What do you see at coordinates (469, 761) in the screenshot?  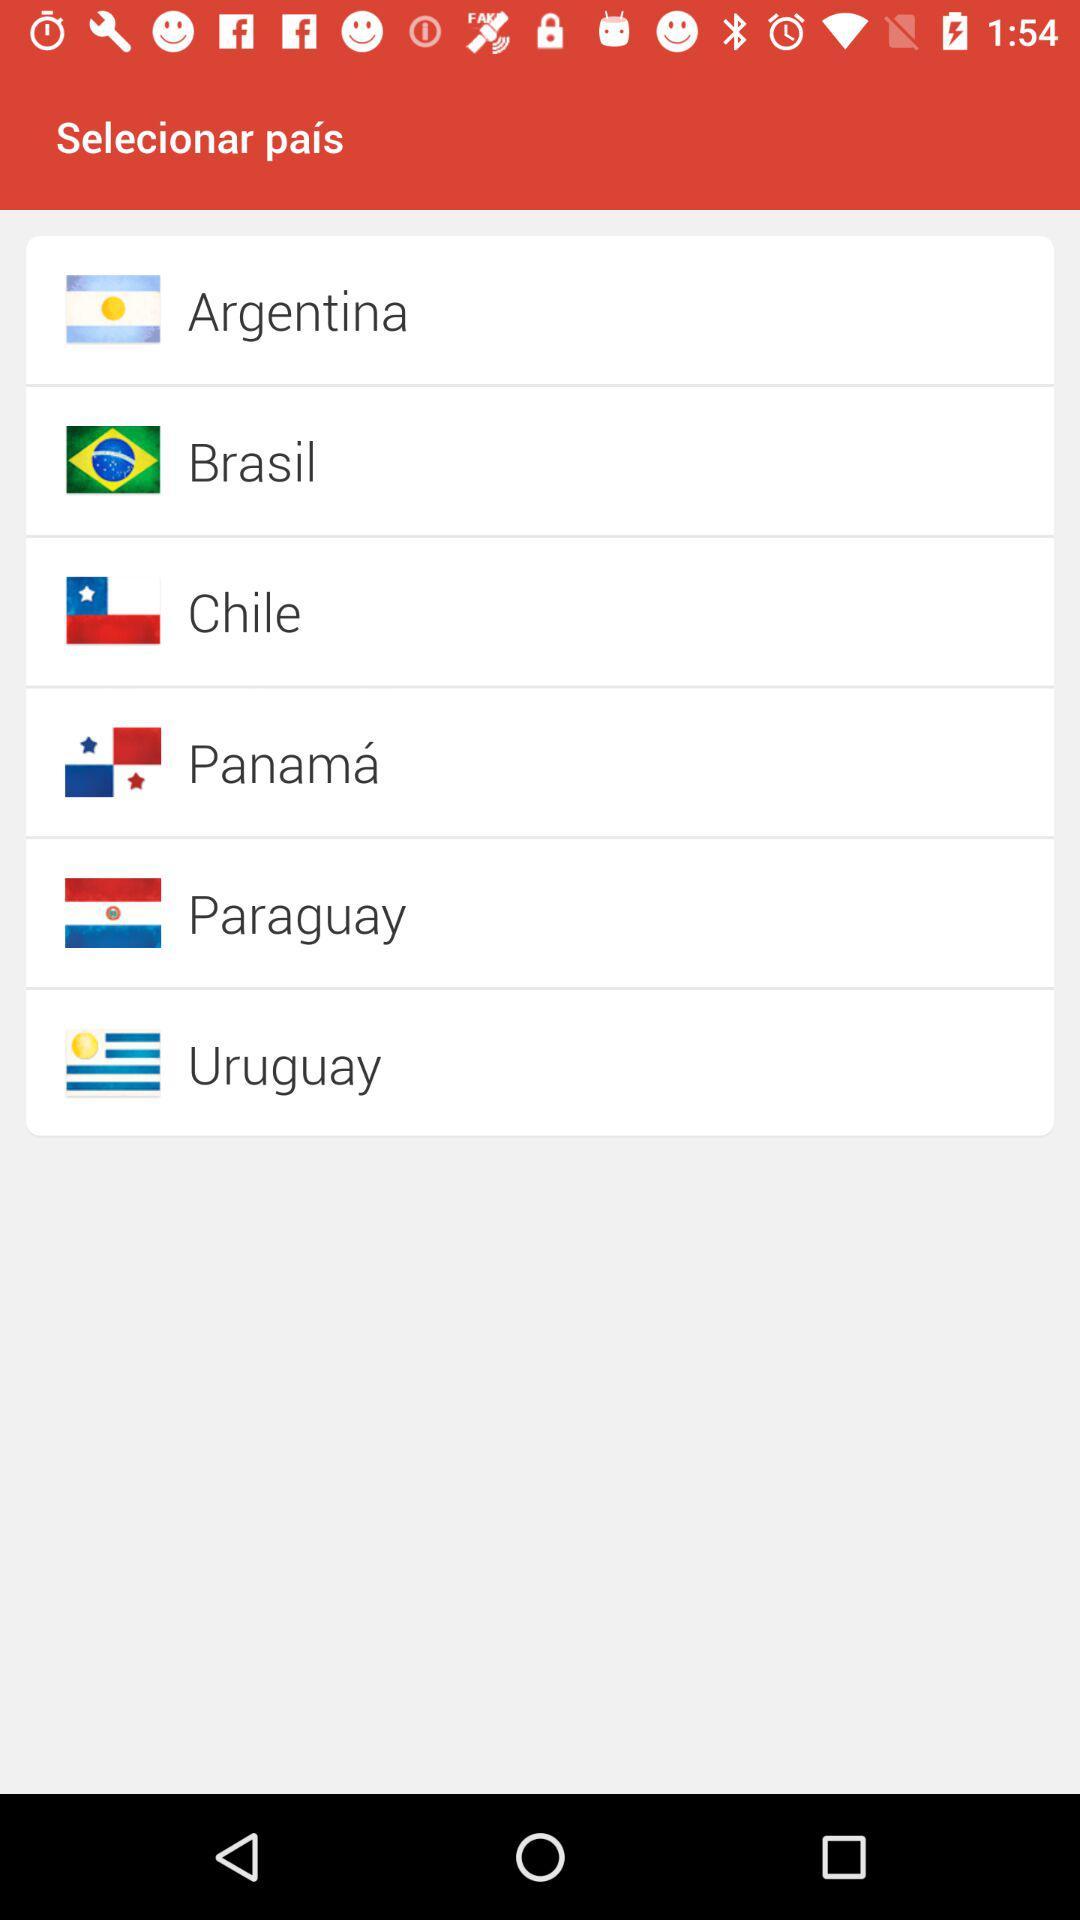 I see `icon above the paraguay icon` at bounding box center [469, 761].